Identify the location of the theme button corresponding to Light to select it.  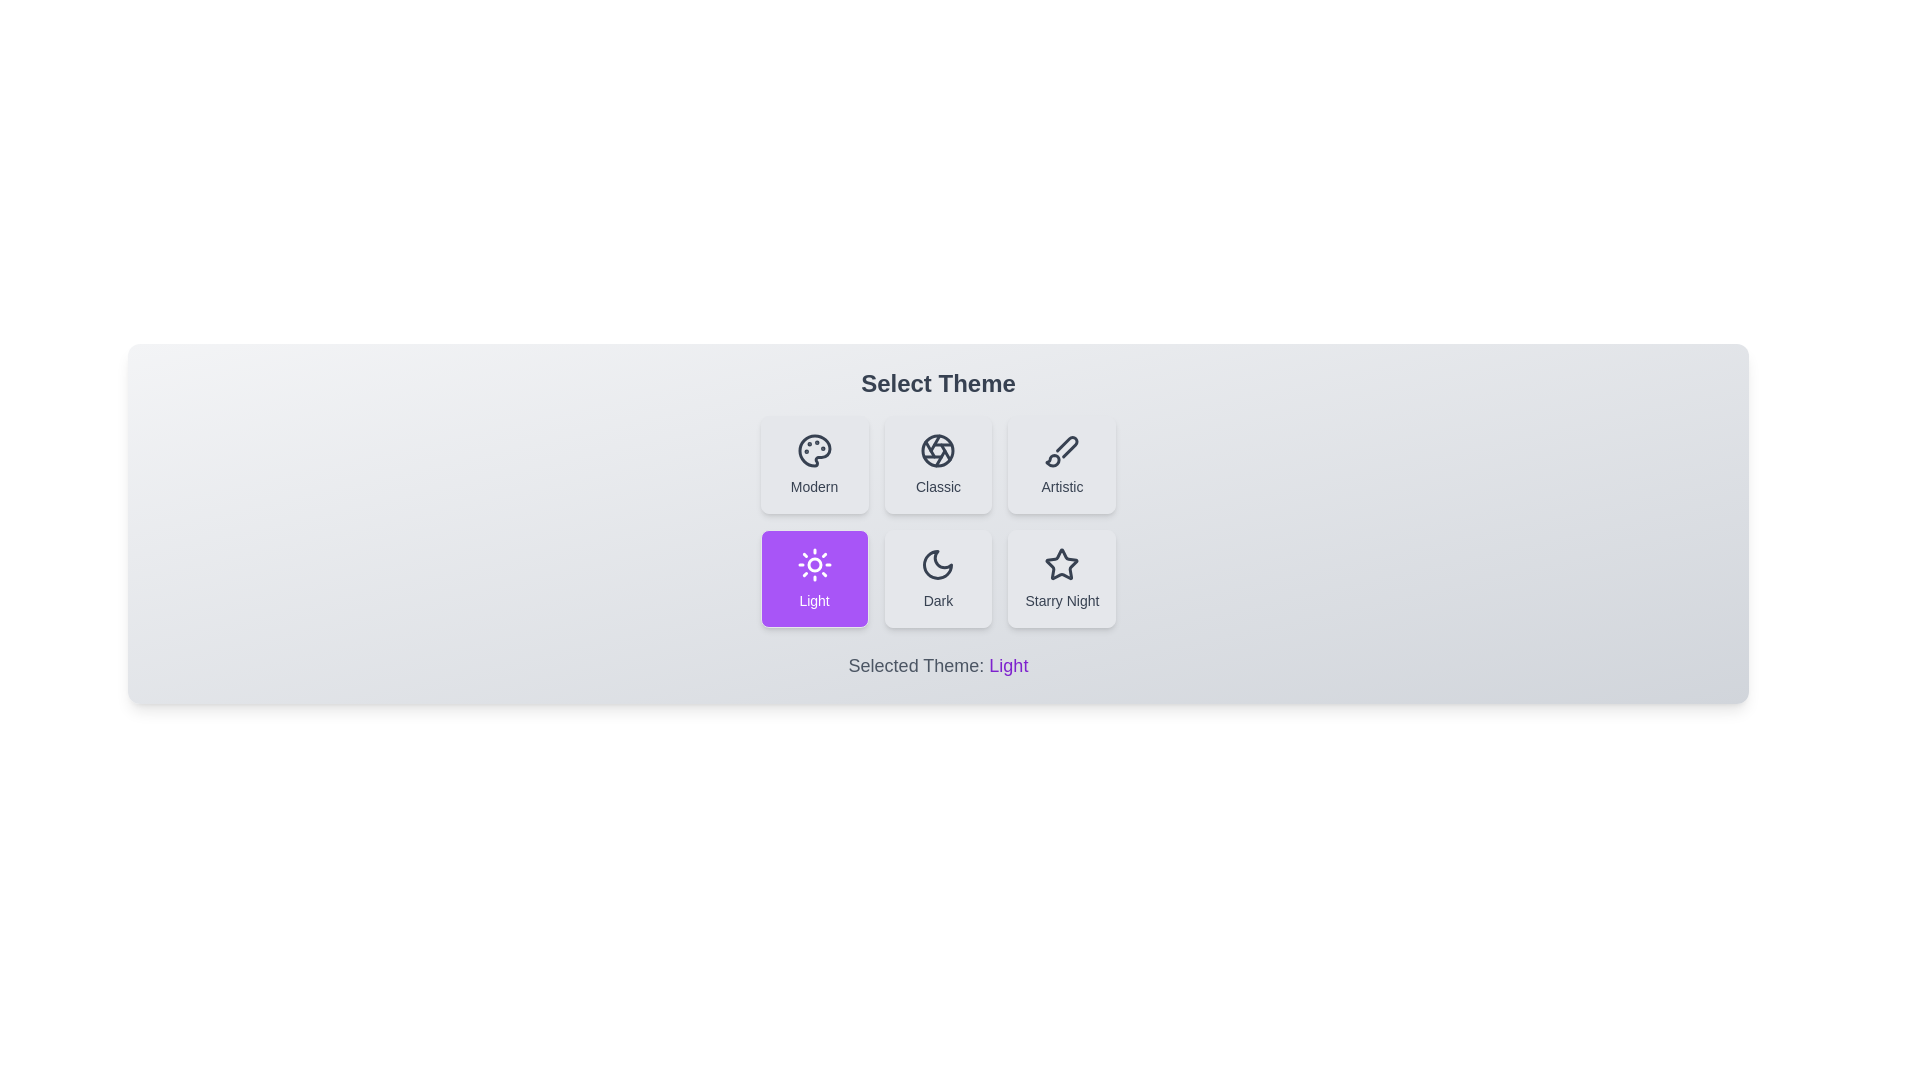
(814, 578).